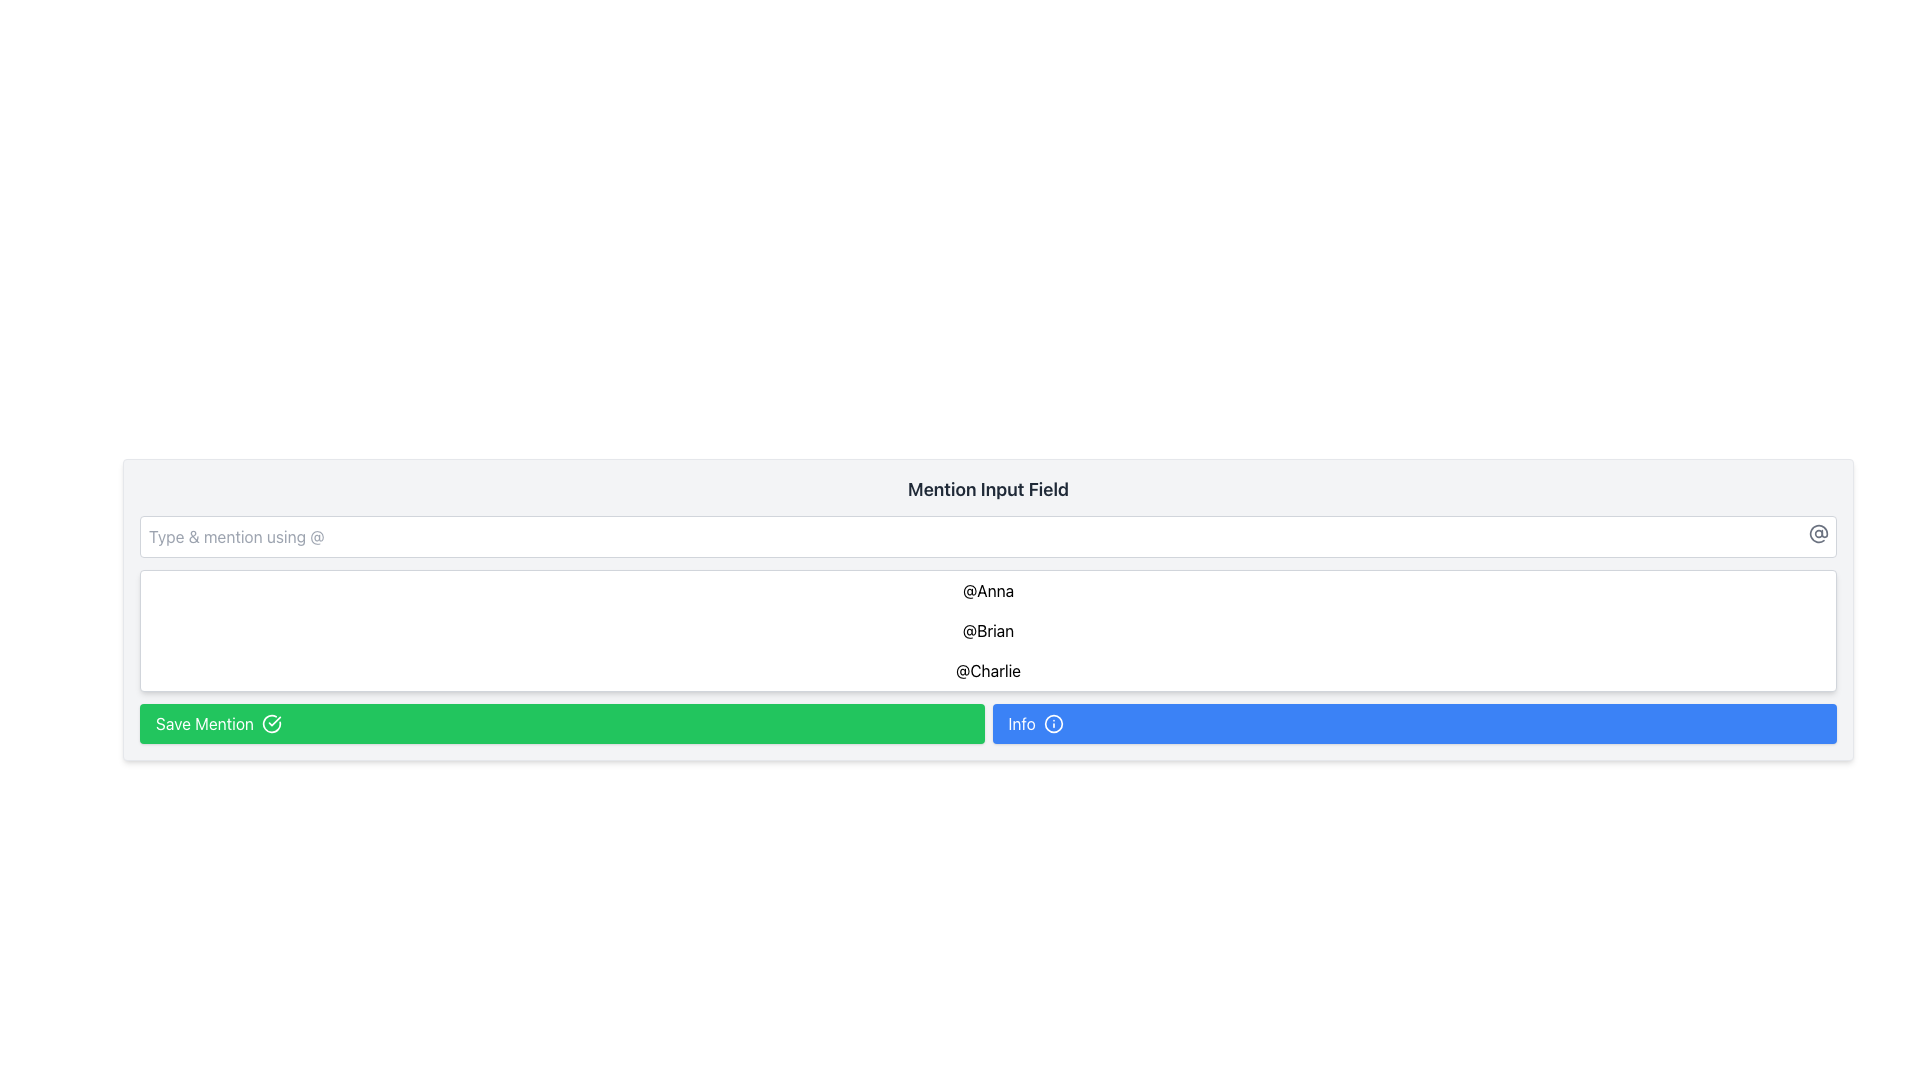 The image size is (1920, 1080). What do you see at coordinates (988, 631) in the screenshot?
I see `the text element '@Brian' which is styled with padding and has a hover effect, positioned as the second option between '@Anna' and '@Charlie'` at bounding box center [988, 631].